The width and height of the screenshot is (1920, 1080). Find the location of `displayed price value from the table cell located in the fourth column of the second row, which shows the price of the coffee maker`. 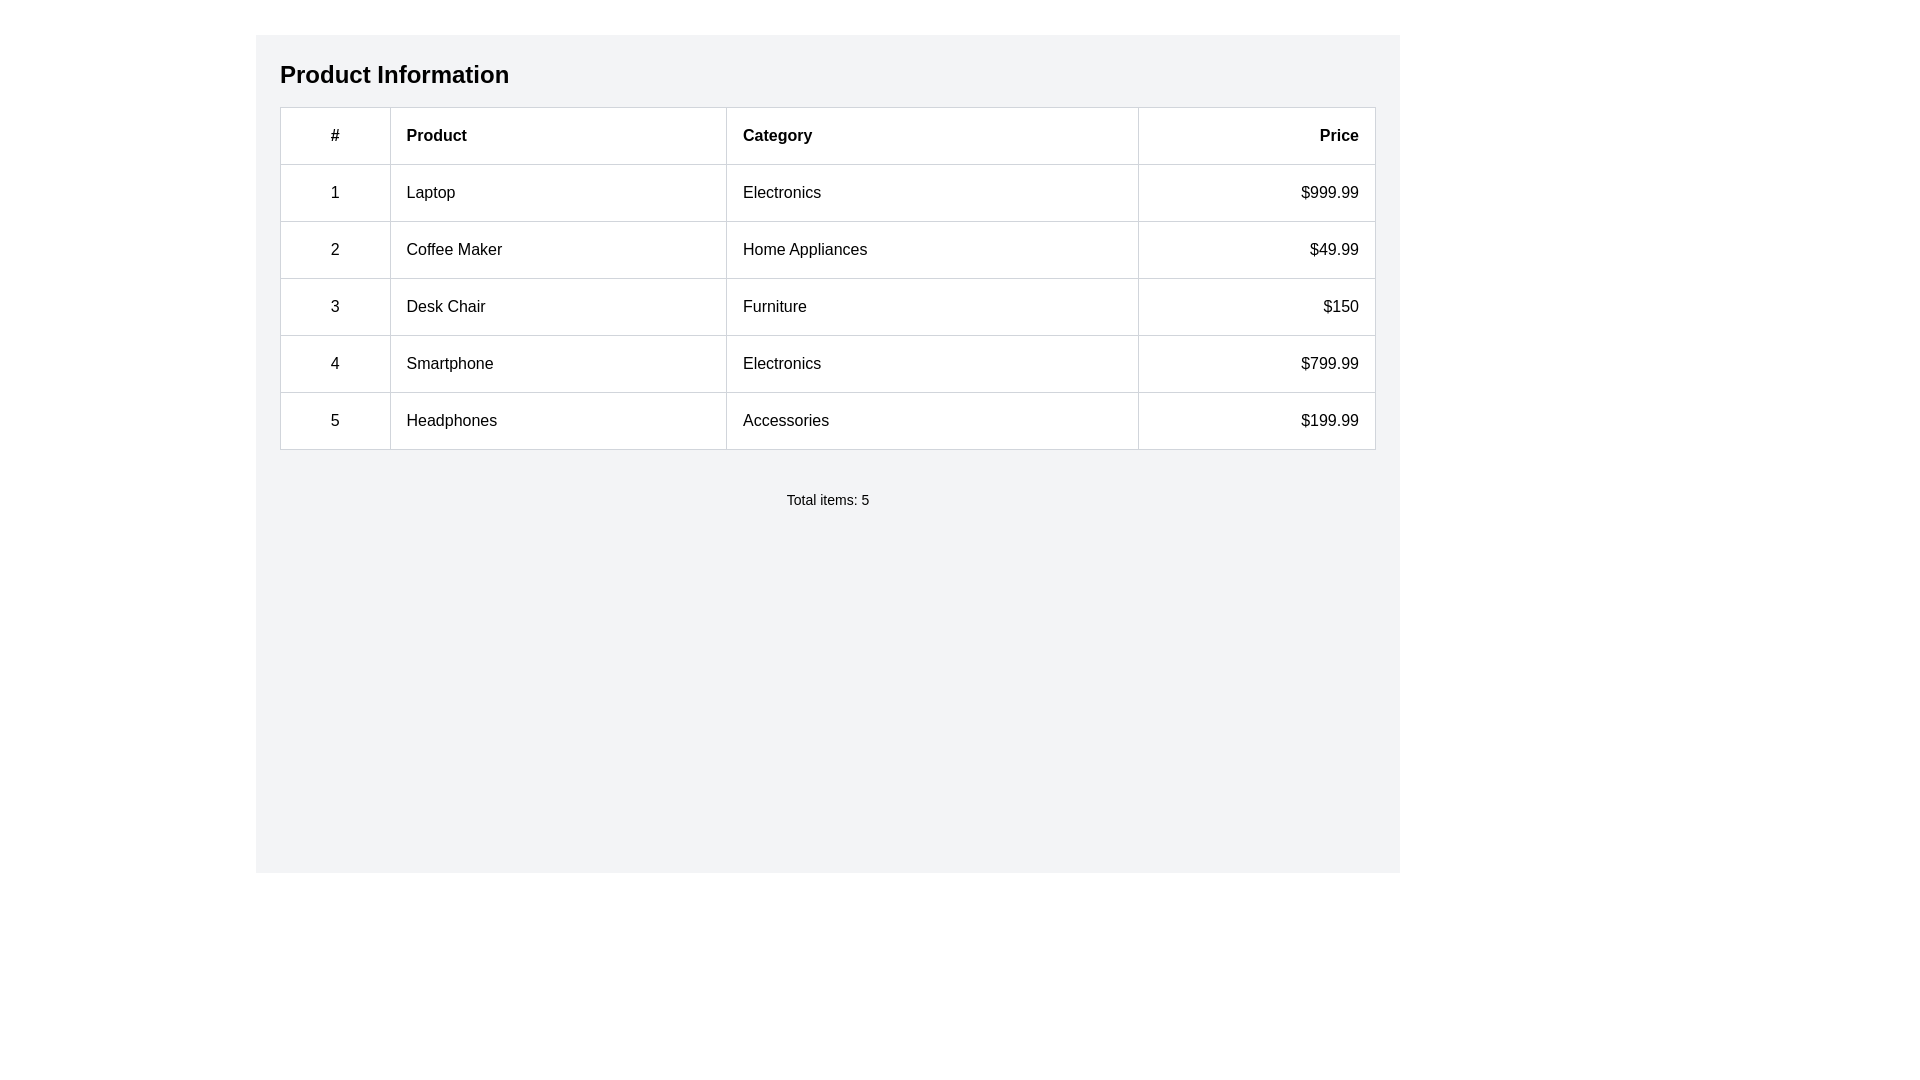

displayed price value from the table cell located in the fourth column of the second row, which shows the price of the coffee maker is located at coordinates (1255, 249).